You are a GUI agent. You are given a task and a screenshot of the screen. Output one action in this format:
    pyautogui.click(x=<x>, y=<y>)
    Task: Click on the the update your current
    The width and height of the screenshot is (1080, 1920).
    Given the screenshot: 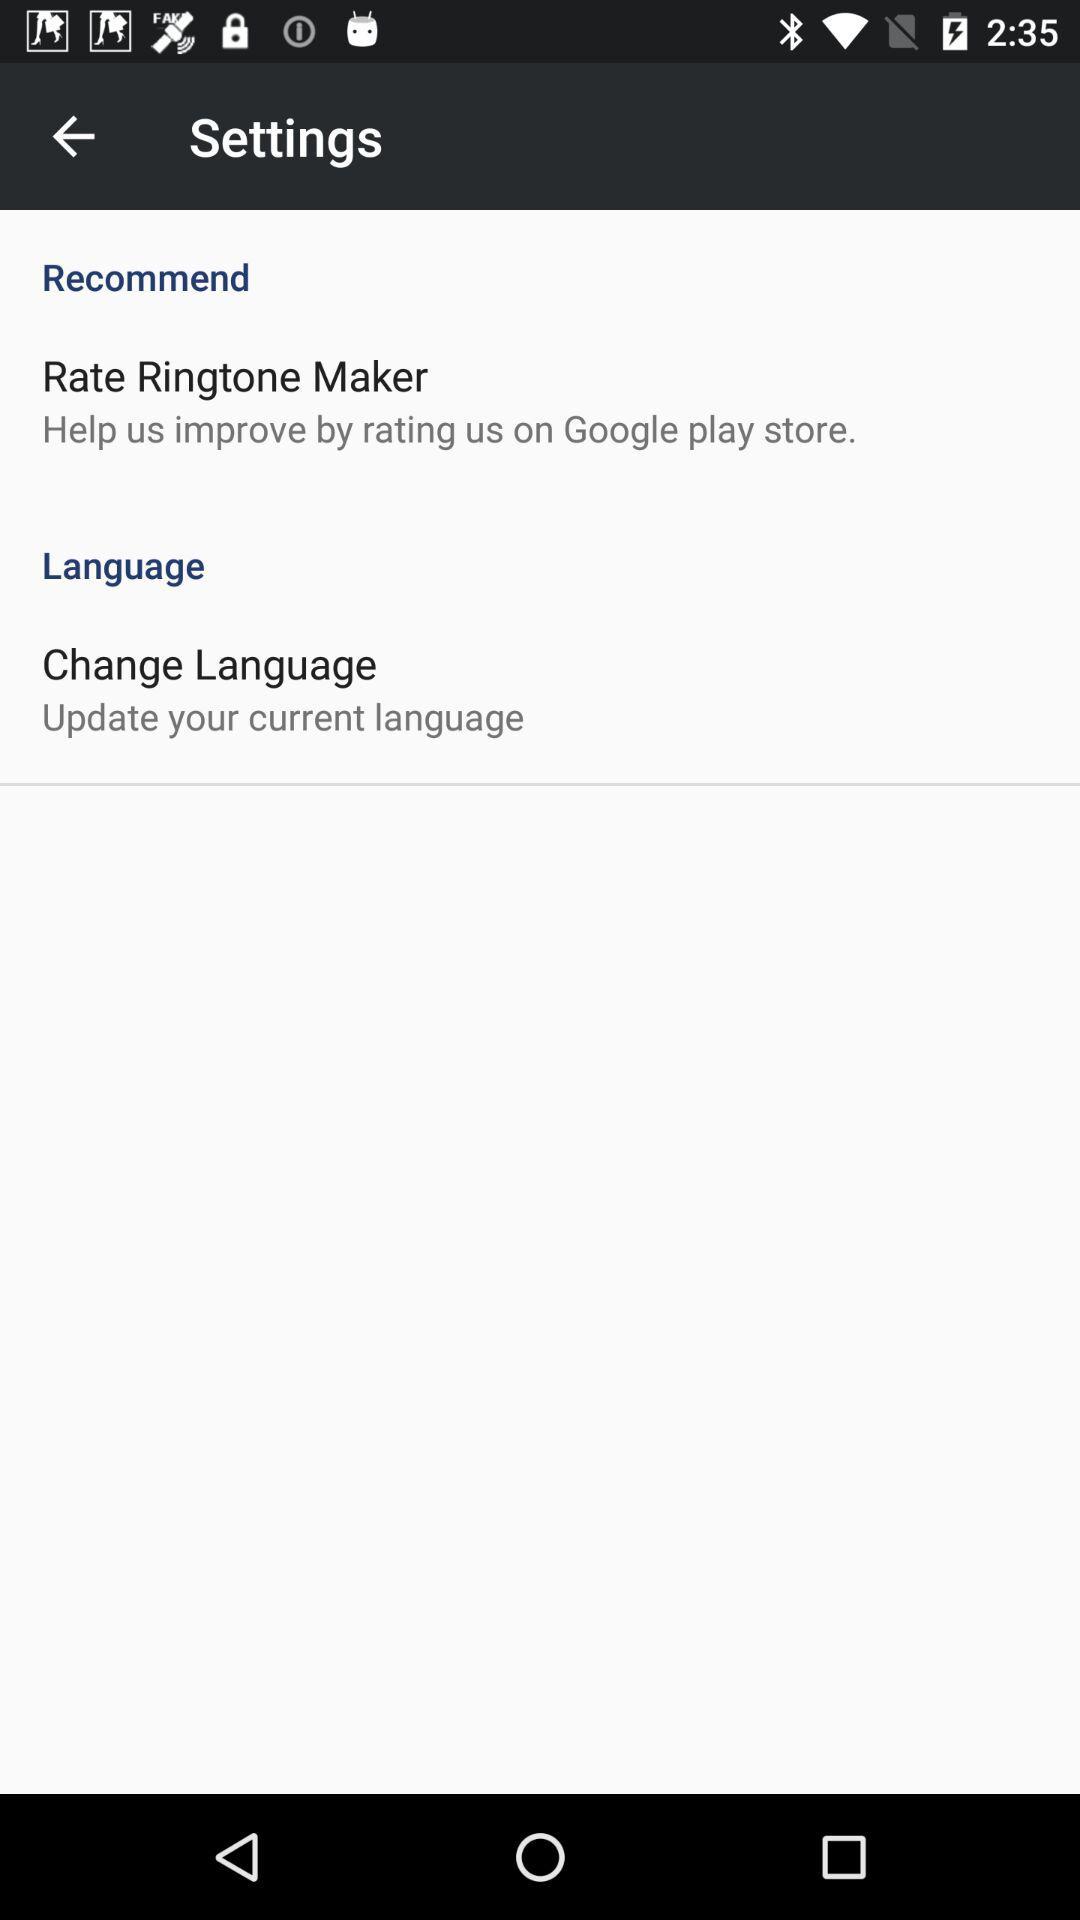 What is the action you would take?
    pyautogui.click(x=283, y=716)
    